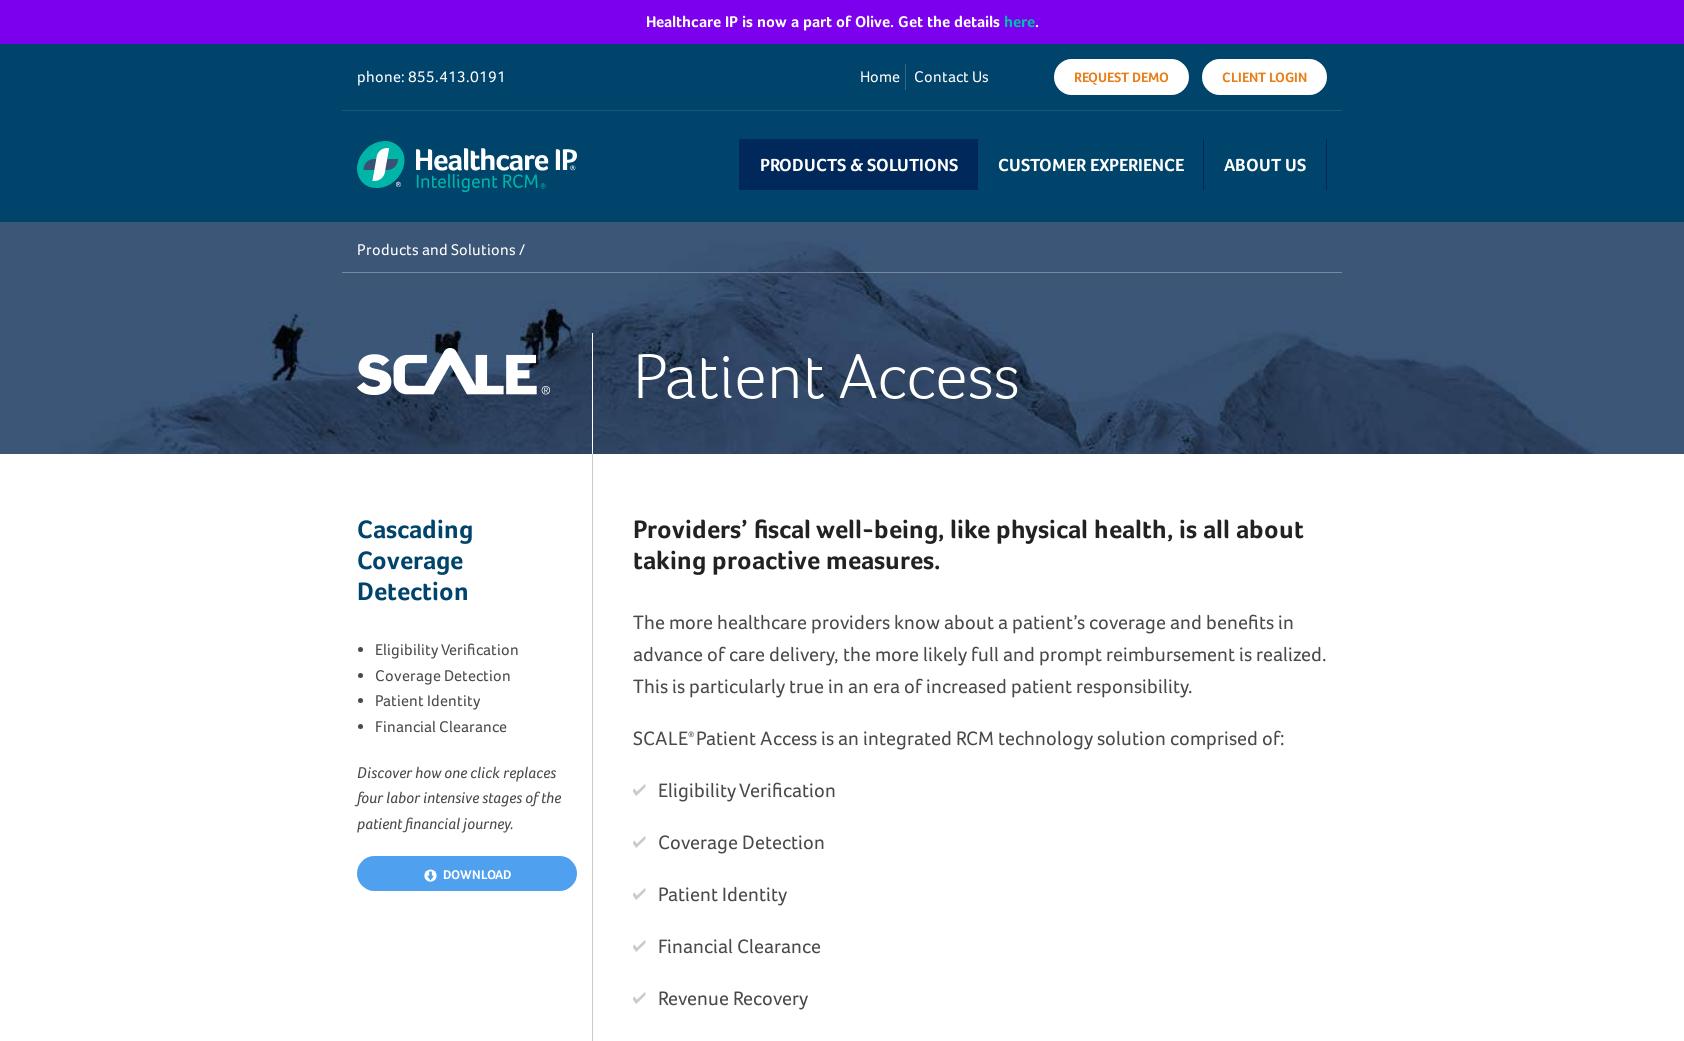 The height and width of the screenshot is (1041, 1684). Describe the element at coordinates (878, 75) in the screenshot. I see `'Home'` at that location.